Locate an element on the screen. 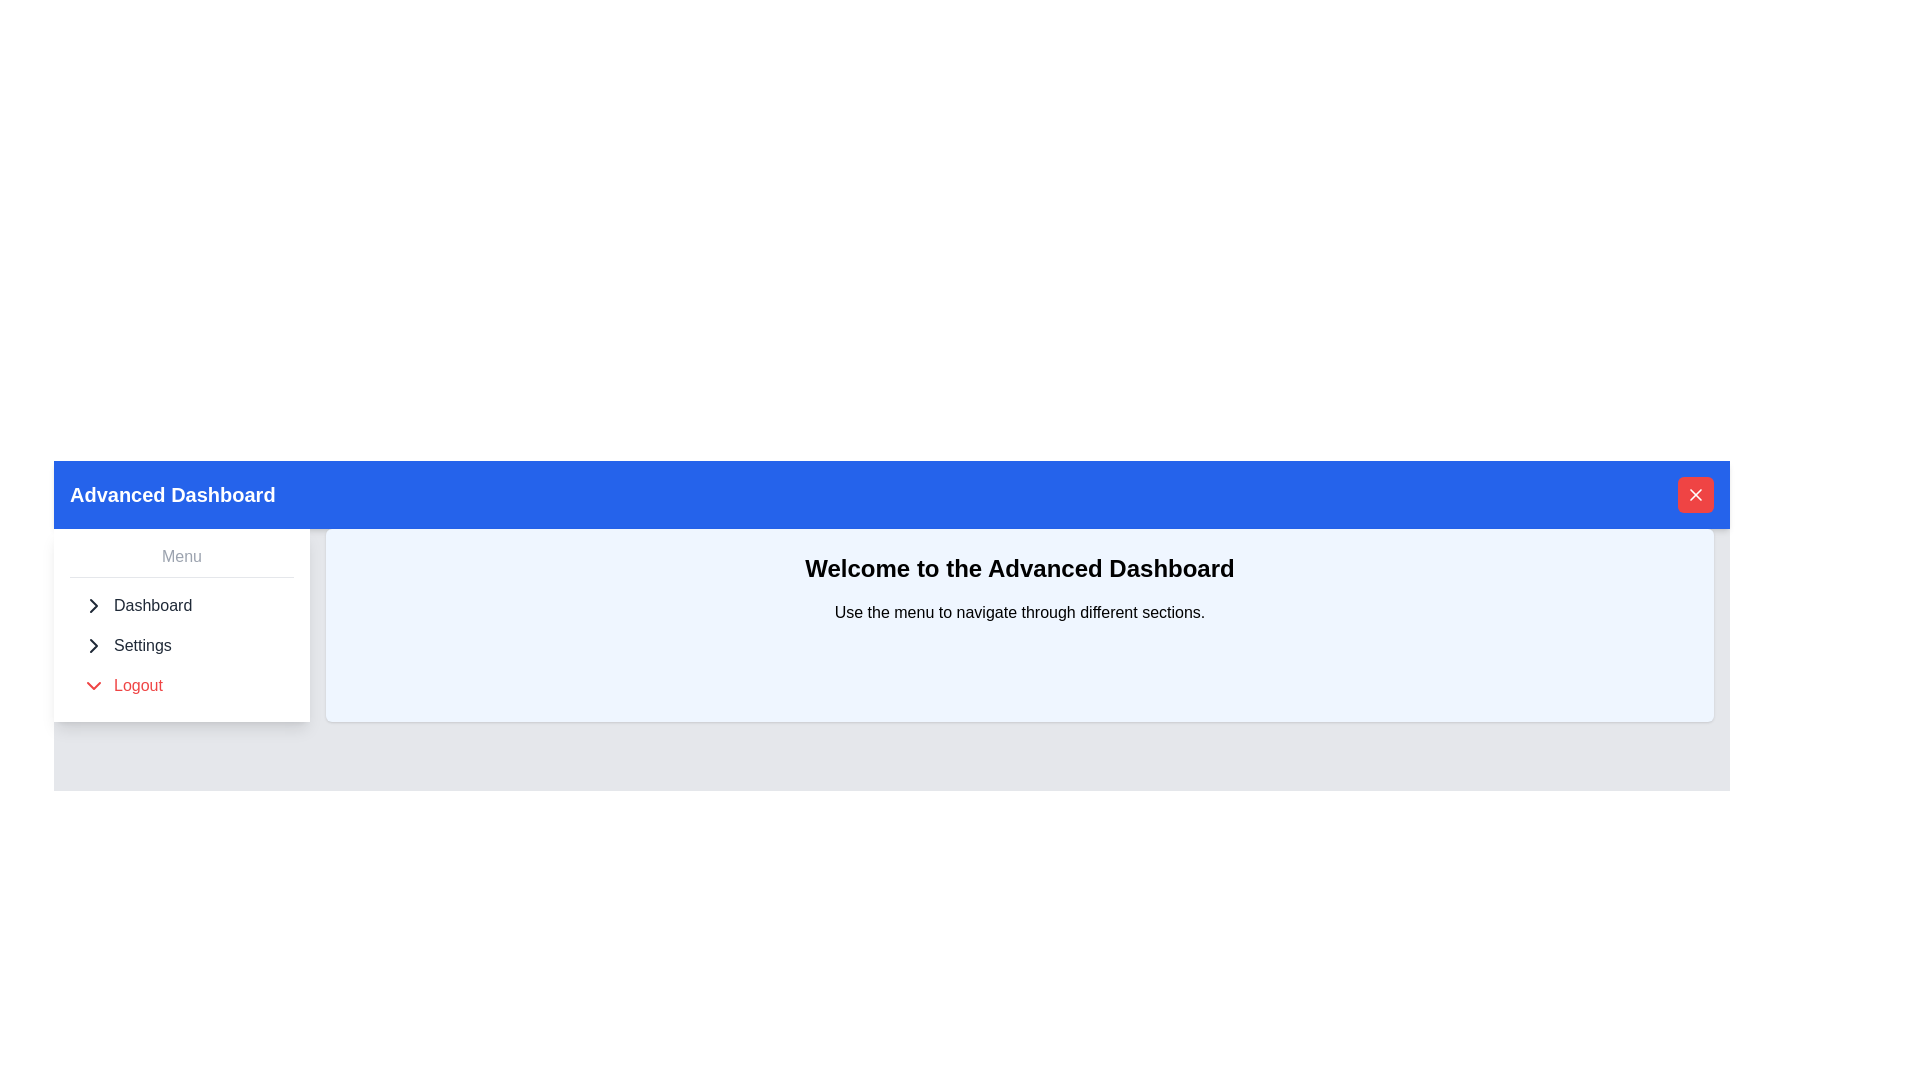 This screenshot has height=1080, width=1920. keyboard navigation is located at coordinates (93, 604).